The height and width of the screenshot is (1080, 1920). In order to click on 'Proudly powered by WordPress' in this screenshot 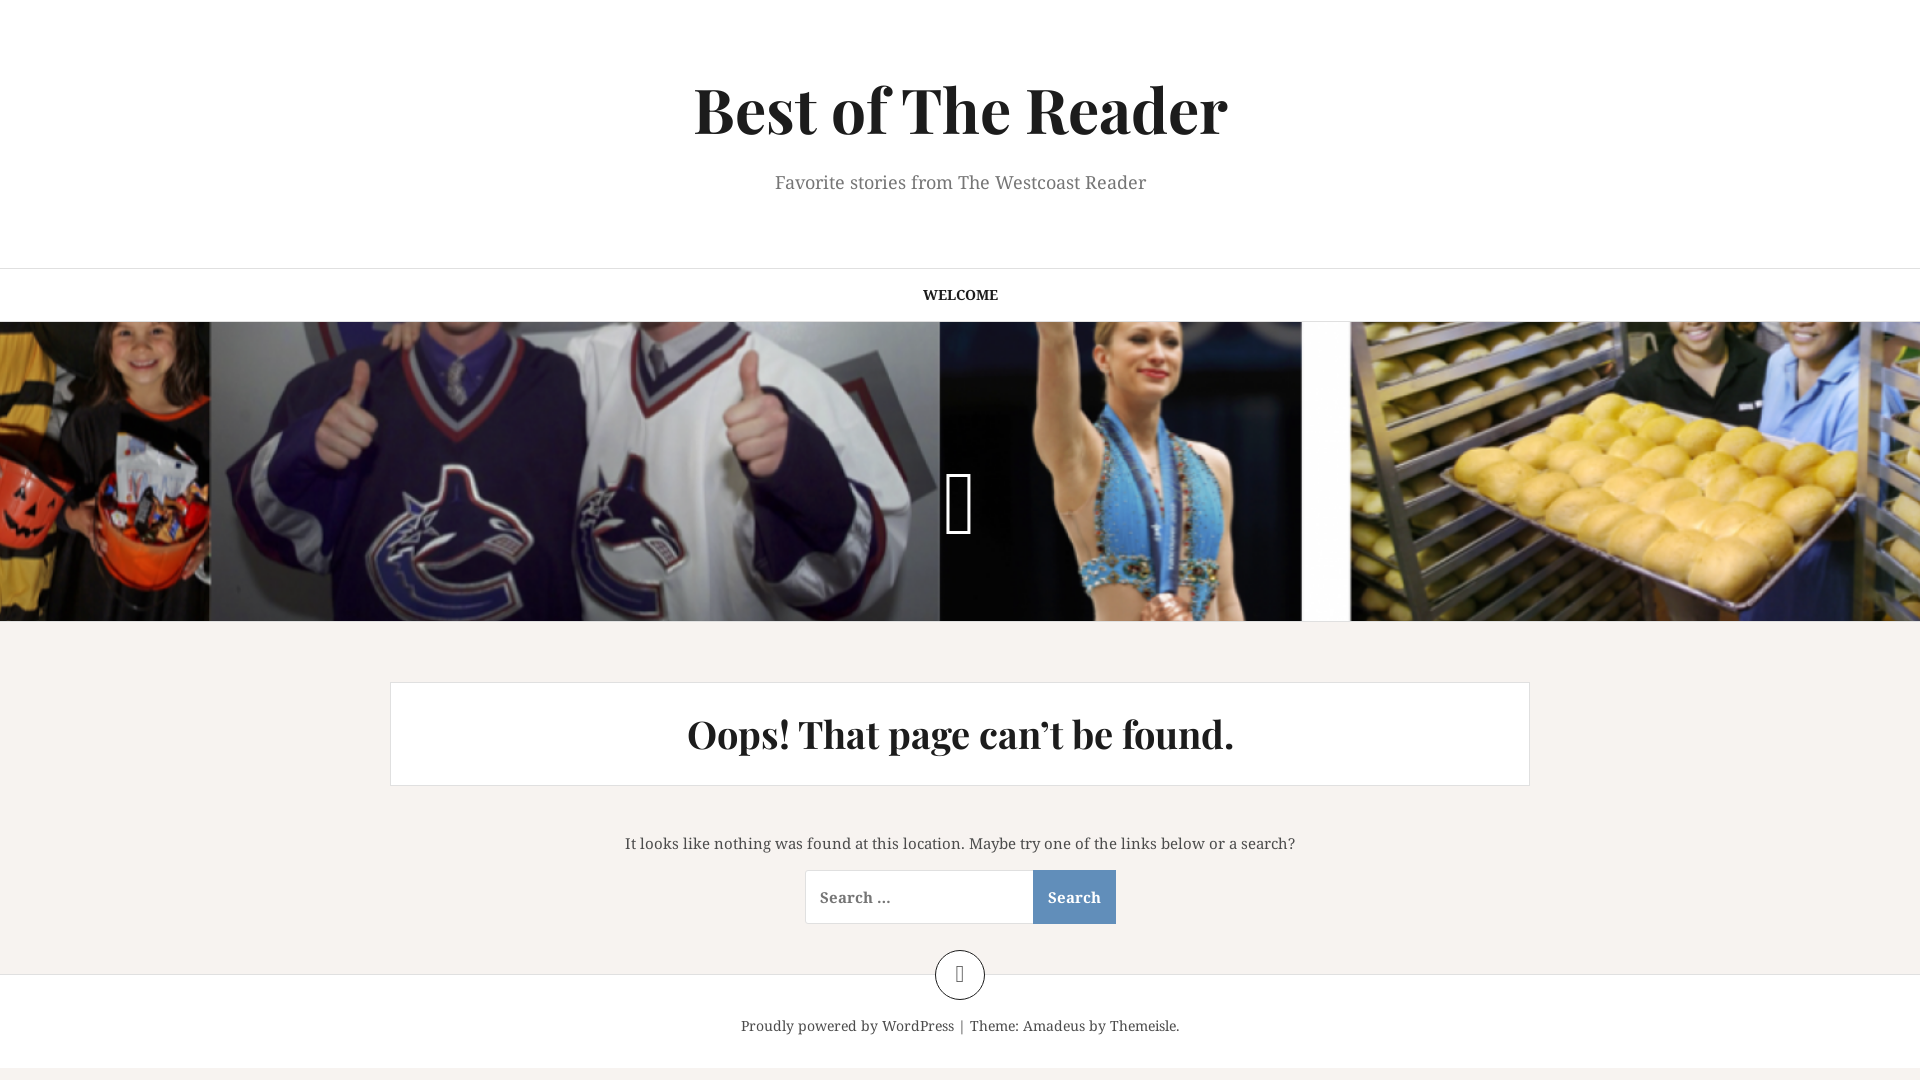, I will do `click(846, 1025)`.